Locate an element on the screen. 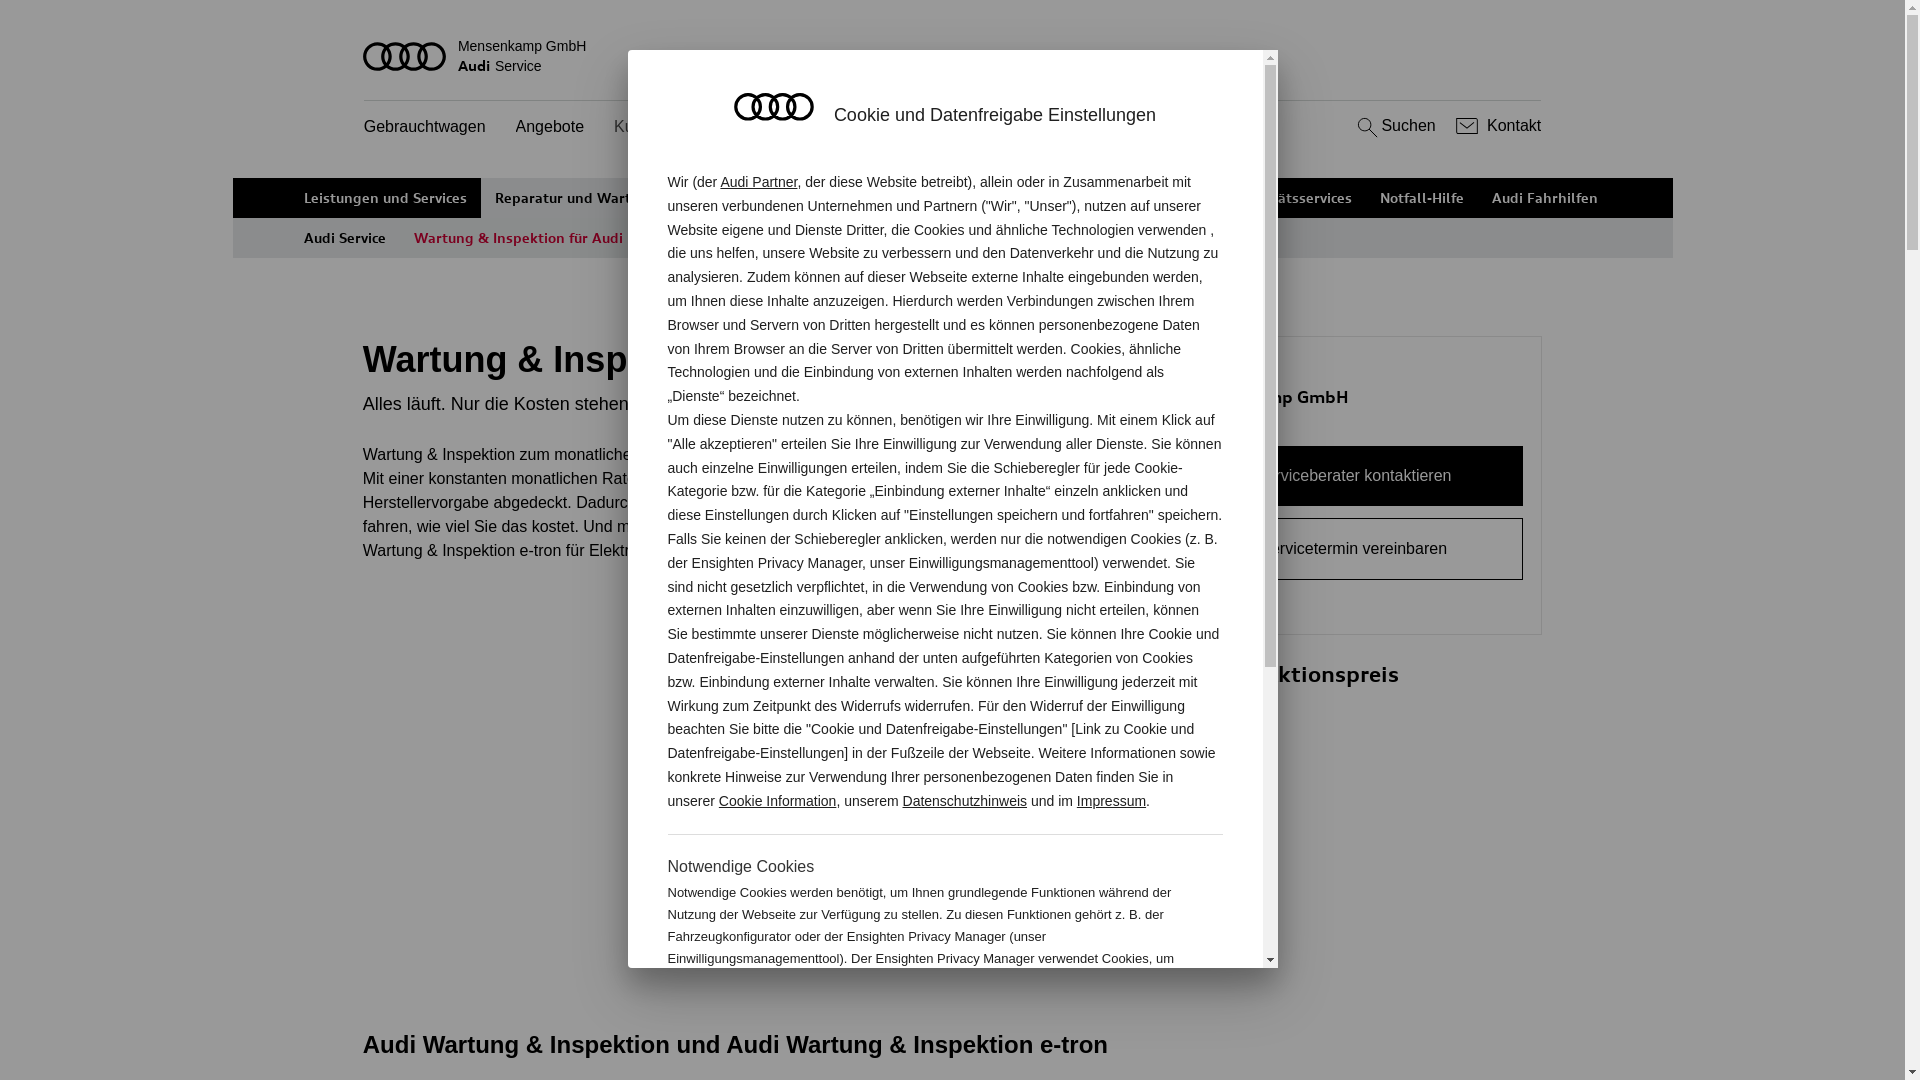  'Reparatur und Wartung' is located at coordinates (575, 197).